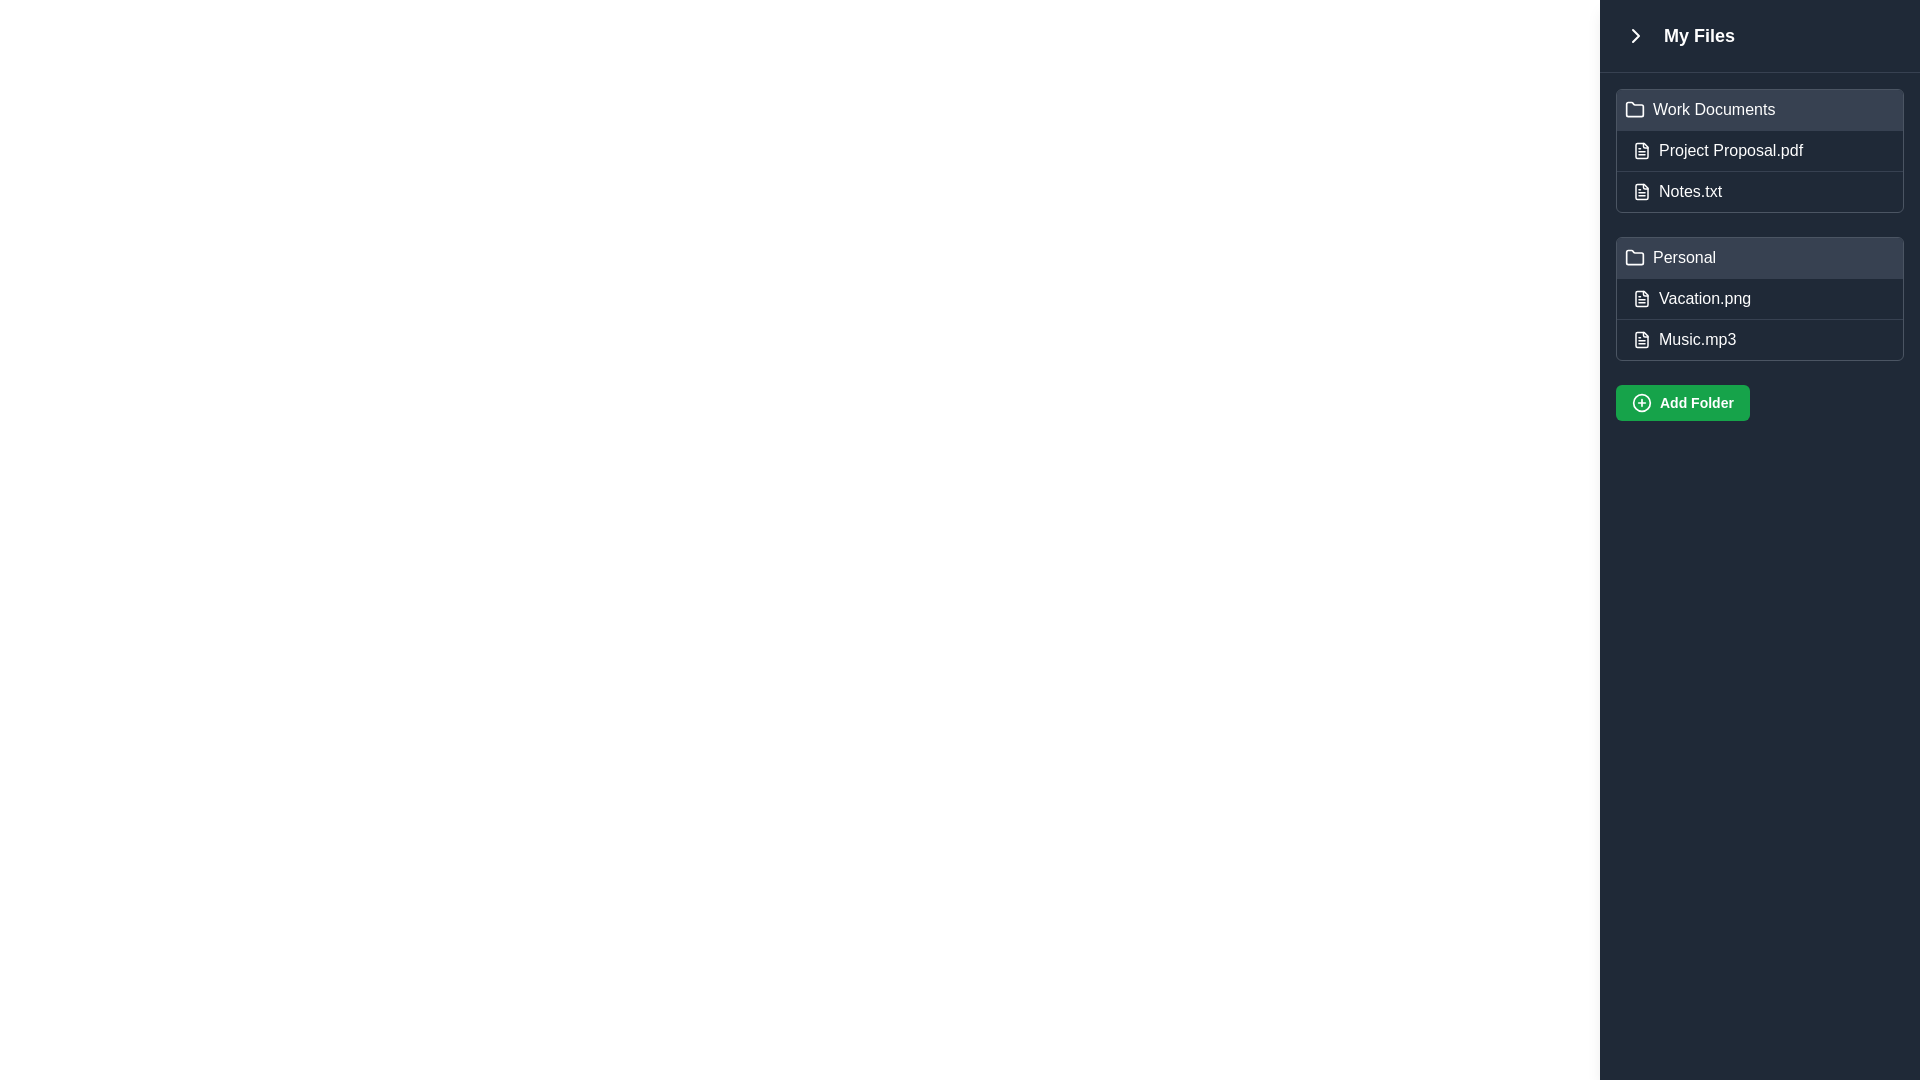  Describe the element at coordinates (1635, 108) in the screenshot. I see `the folder icon located to the left of the 'Work Documents' label in the file navigation pane, which is styled with a minimalistic design and has a rounded rectangular form` at that location.